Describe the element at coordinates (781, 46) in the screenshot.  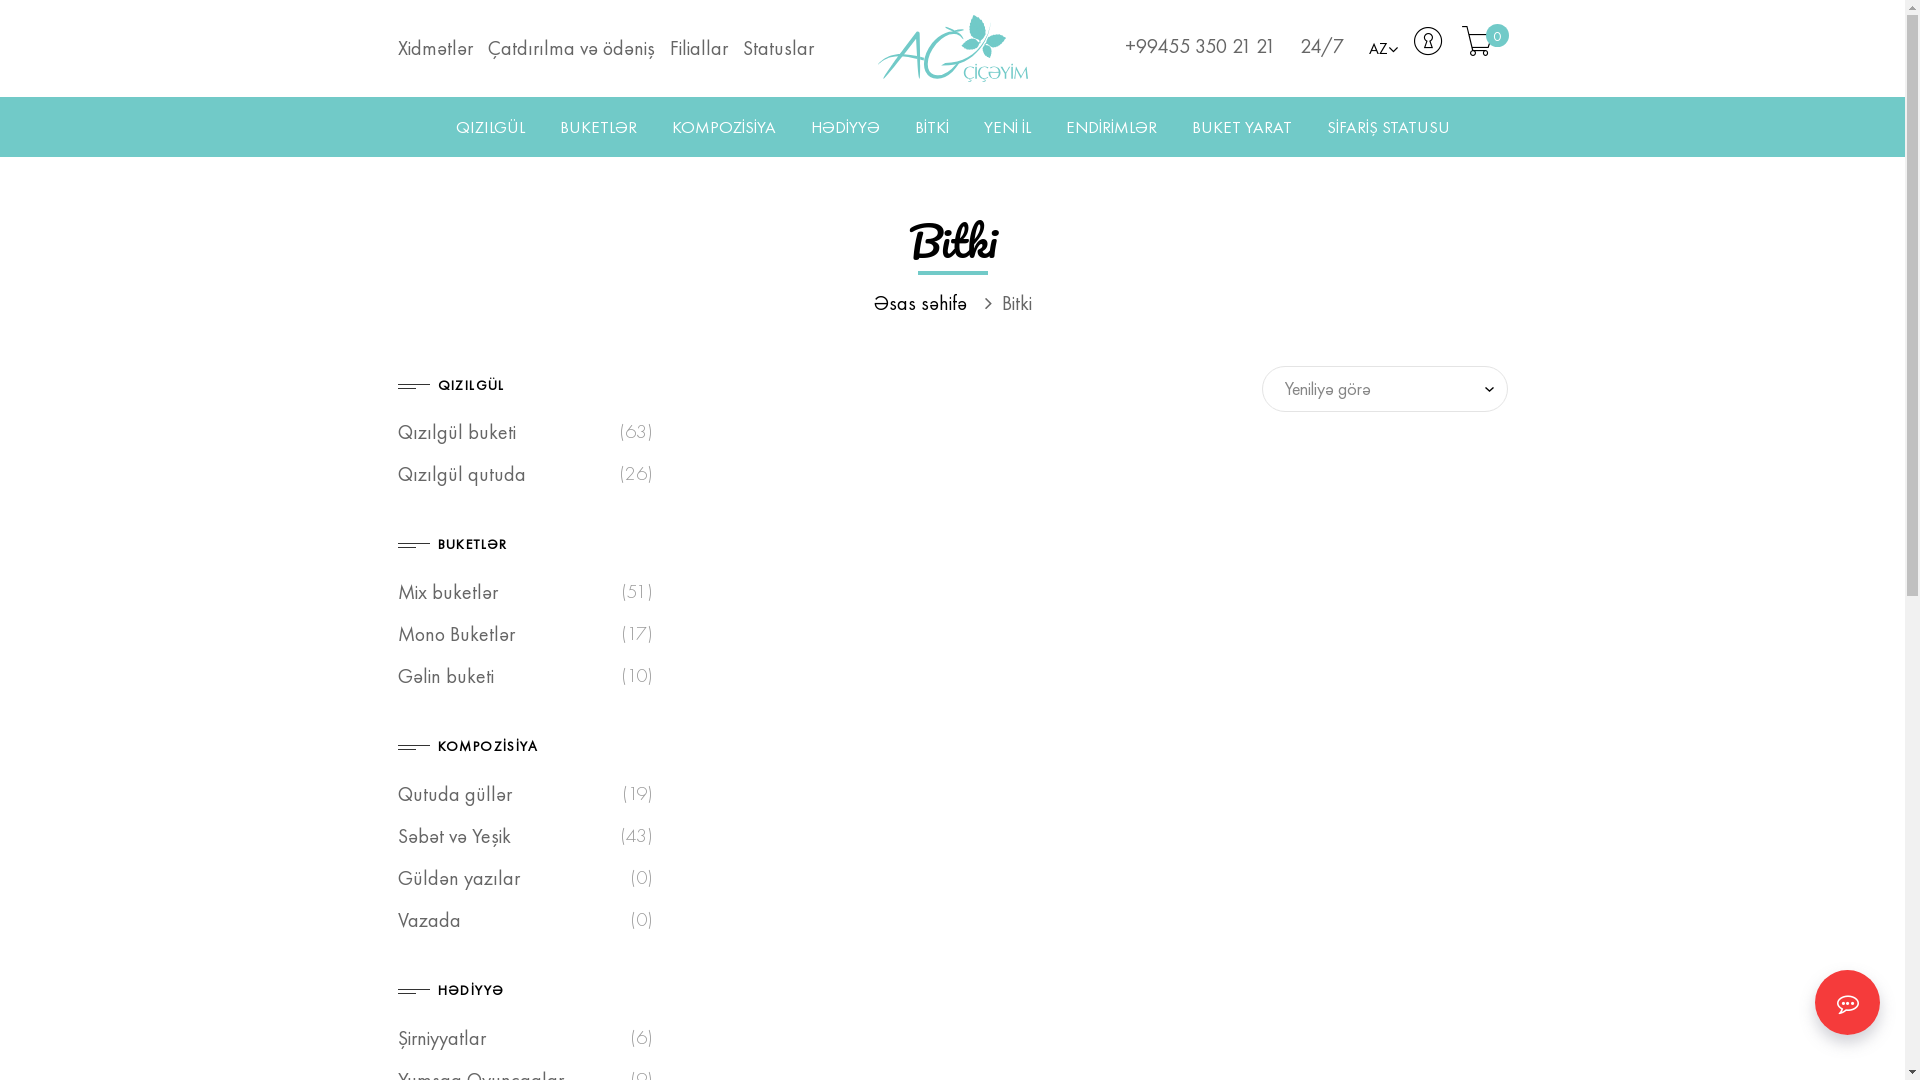
I see `'Statuslar'` at that location.